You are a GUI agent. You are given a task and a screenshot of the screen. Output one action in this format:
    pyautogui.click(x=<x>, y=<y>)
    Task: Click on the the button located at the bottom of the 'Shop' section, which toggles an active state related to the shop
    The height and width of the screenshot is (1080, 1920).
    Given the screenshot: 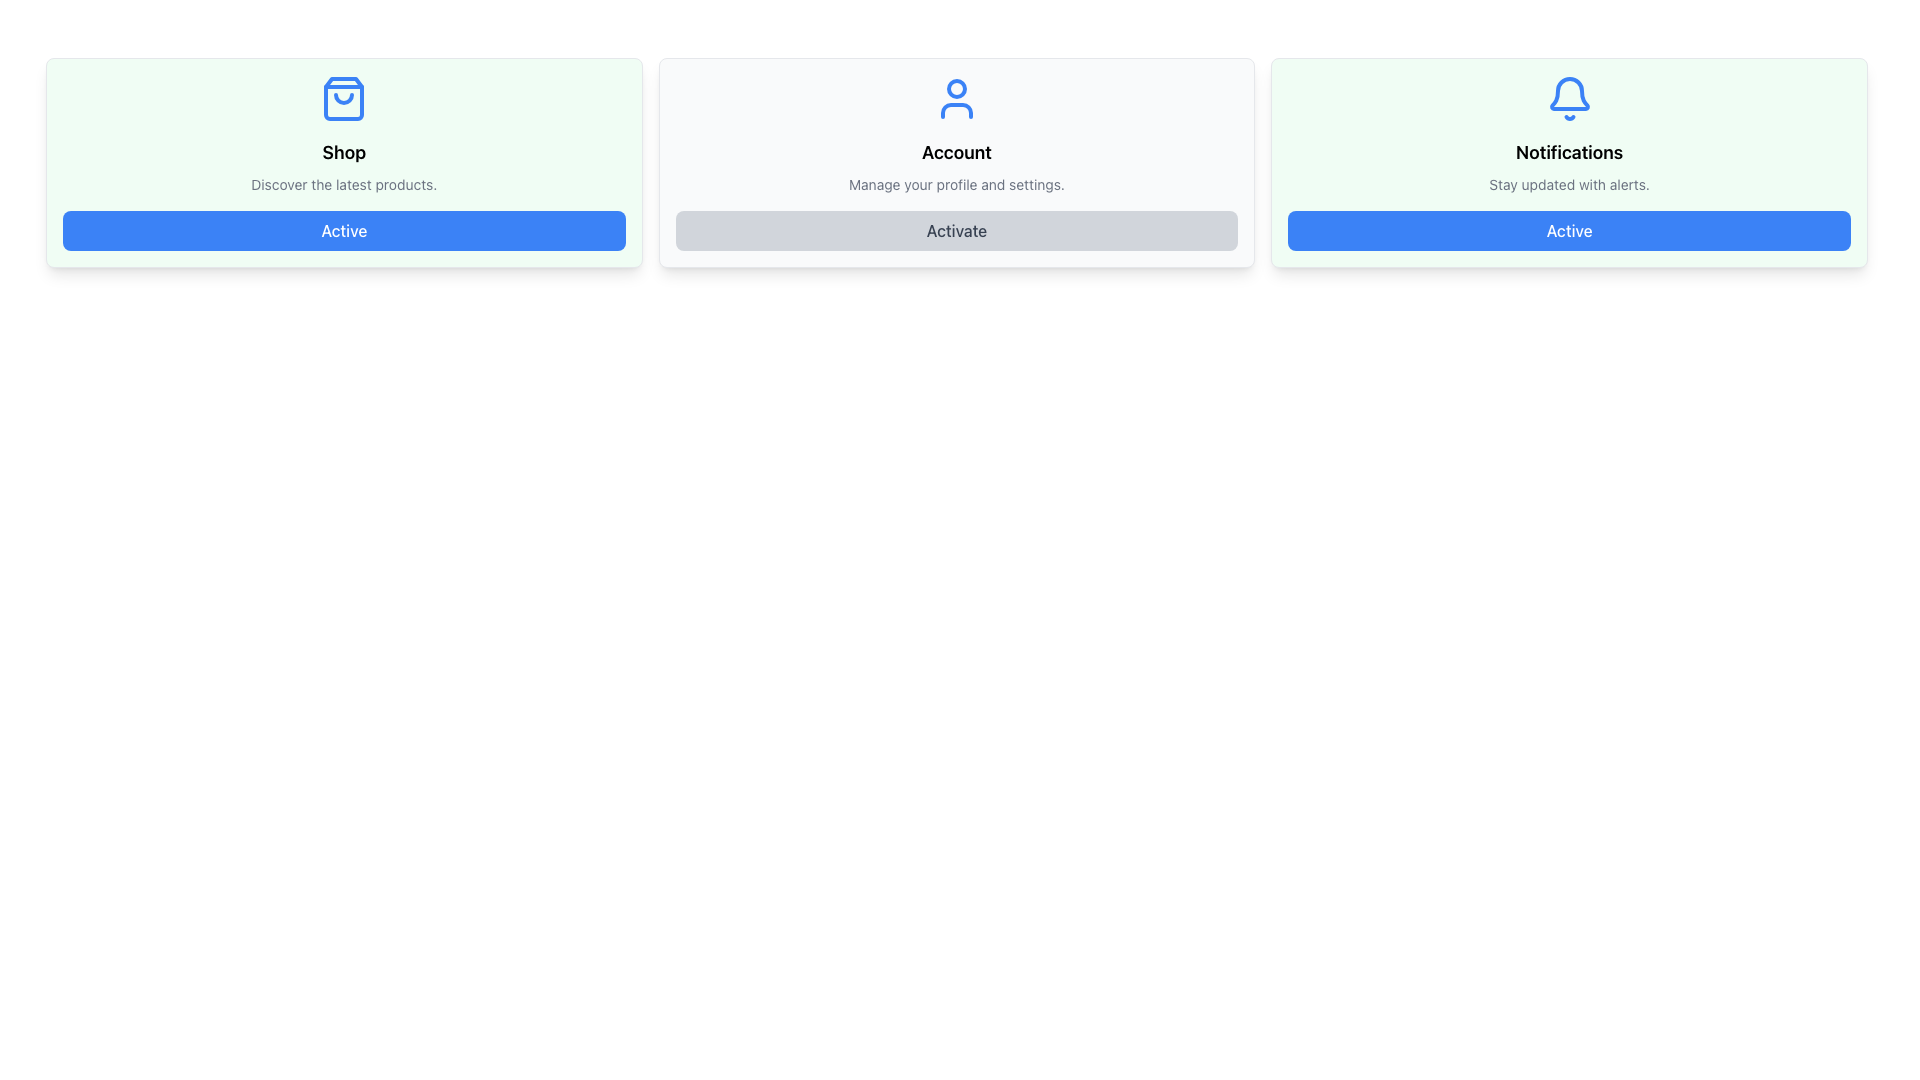 What is the action you would take?
    pyautogui.click(x=344, y=230)
    